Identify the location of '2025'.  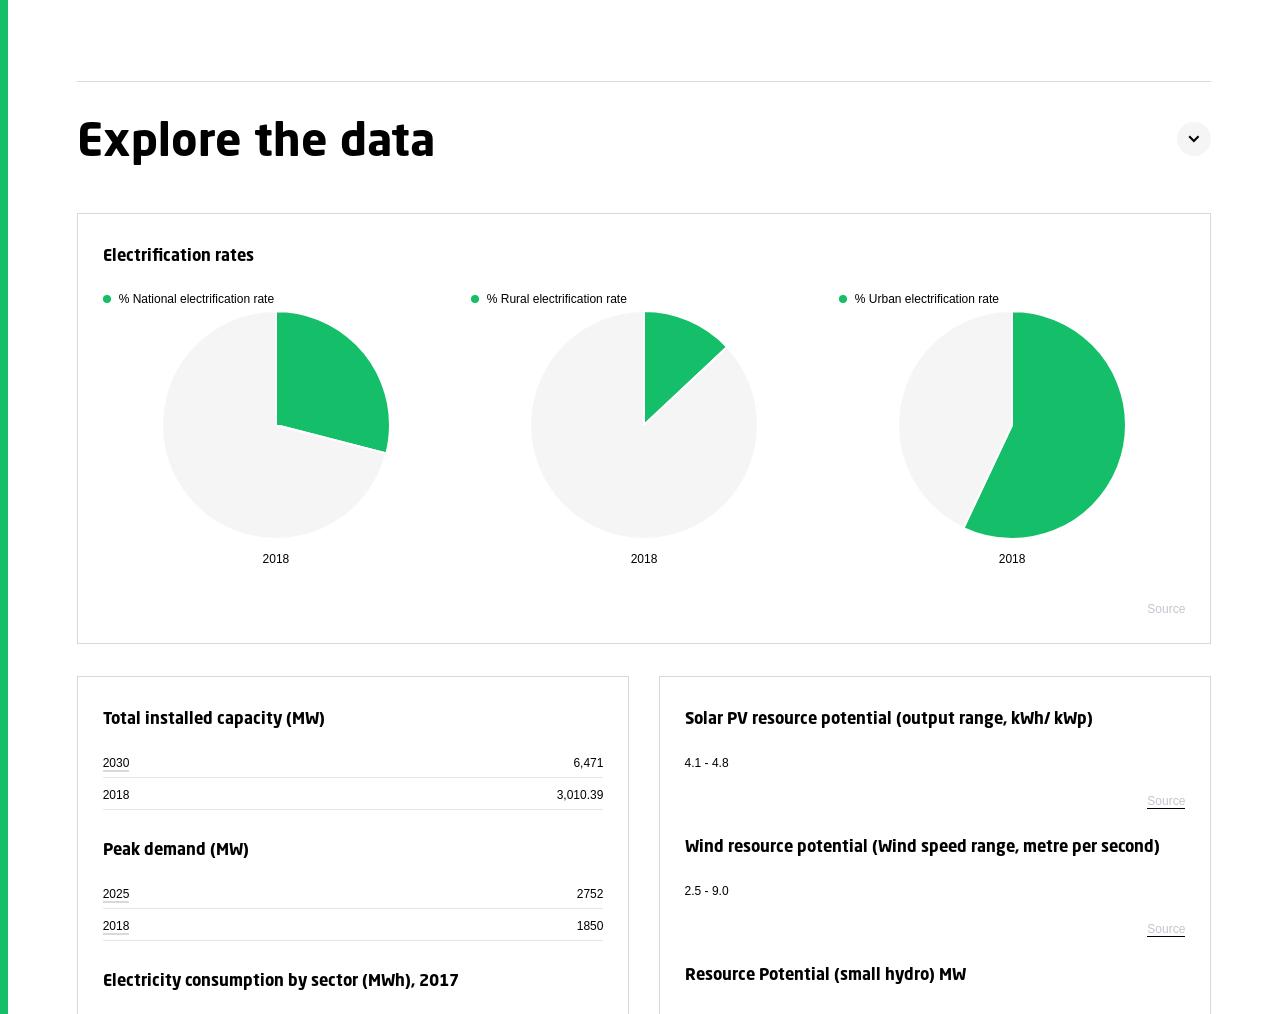
(114, 892).